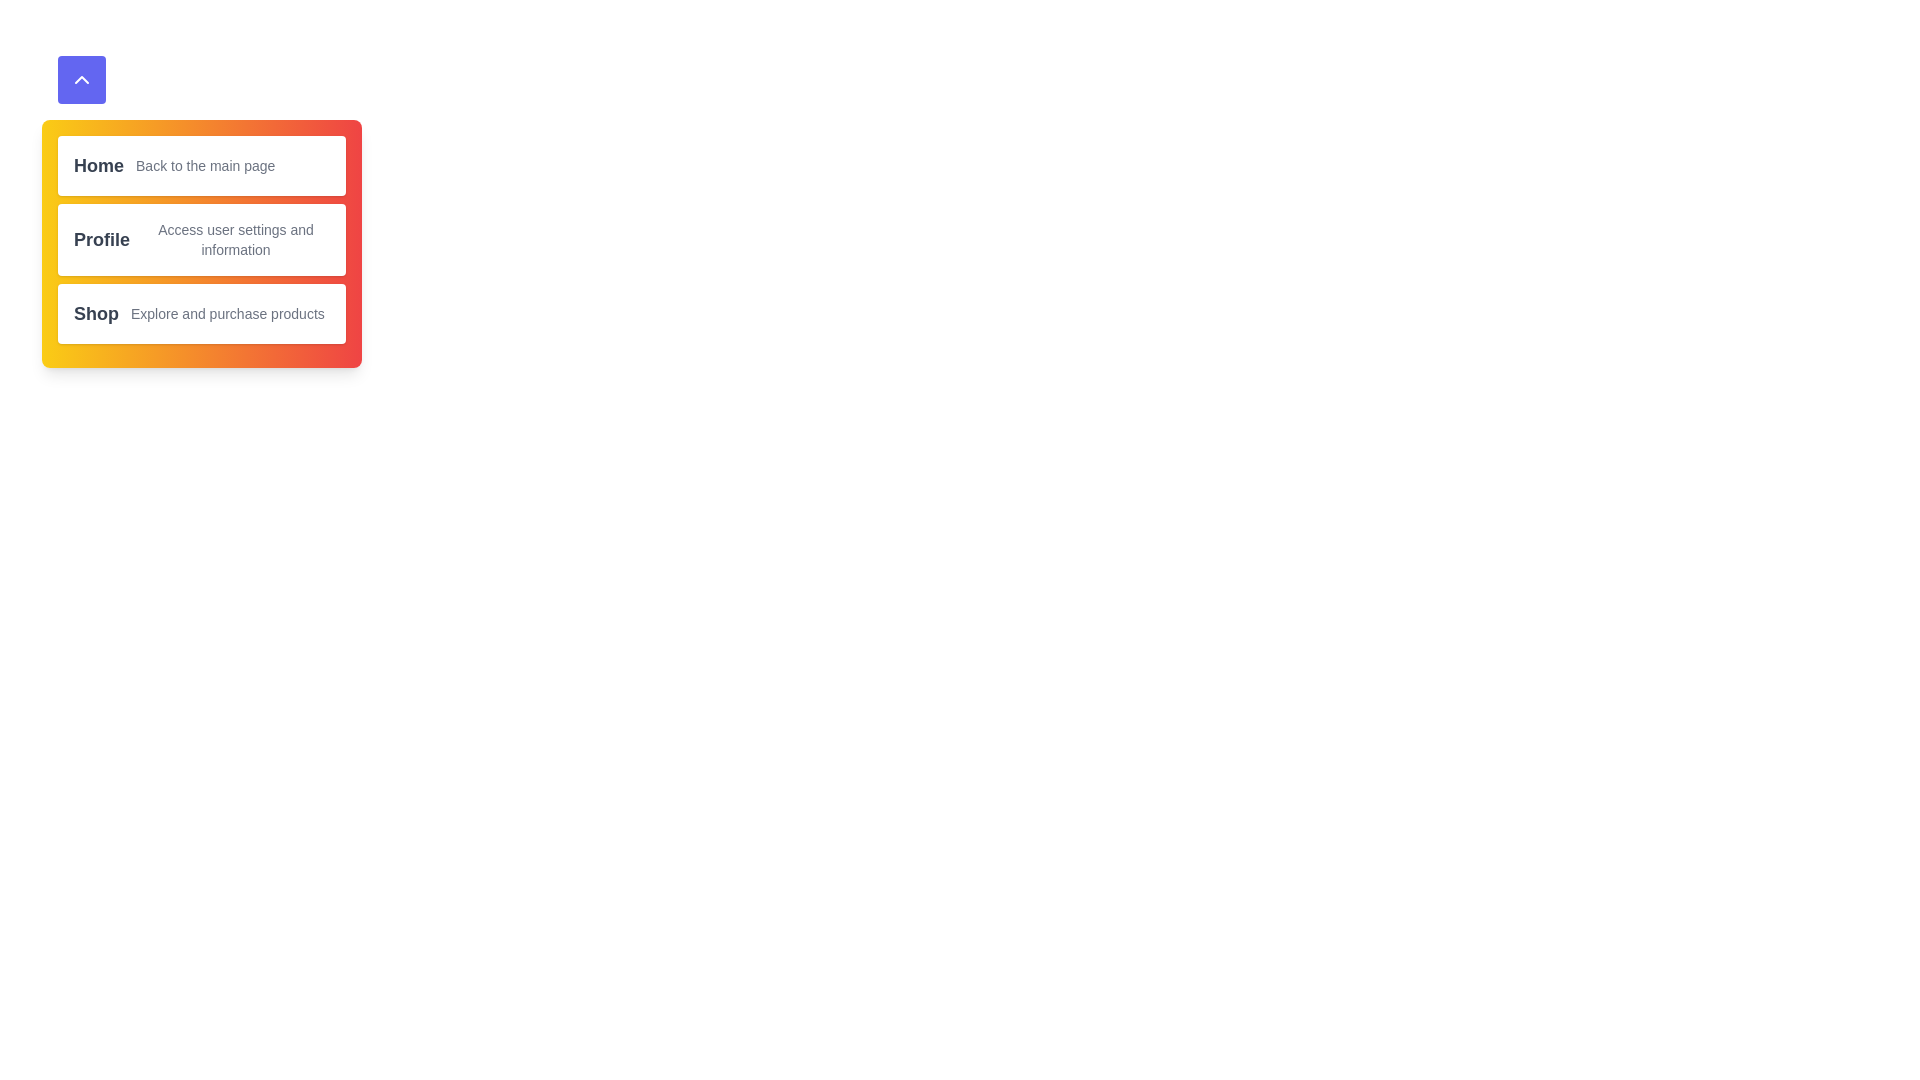  Describe the element at coordinates (80, 79) in the screenshot. I see `the toggle button to close the drawer` at that location.